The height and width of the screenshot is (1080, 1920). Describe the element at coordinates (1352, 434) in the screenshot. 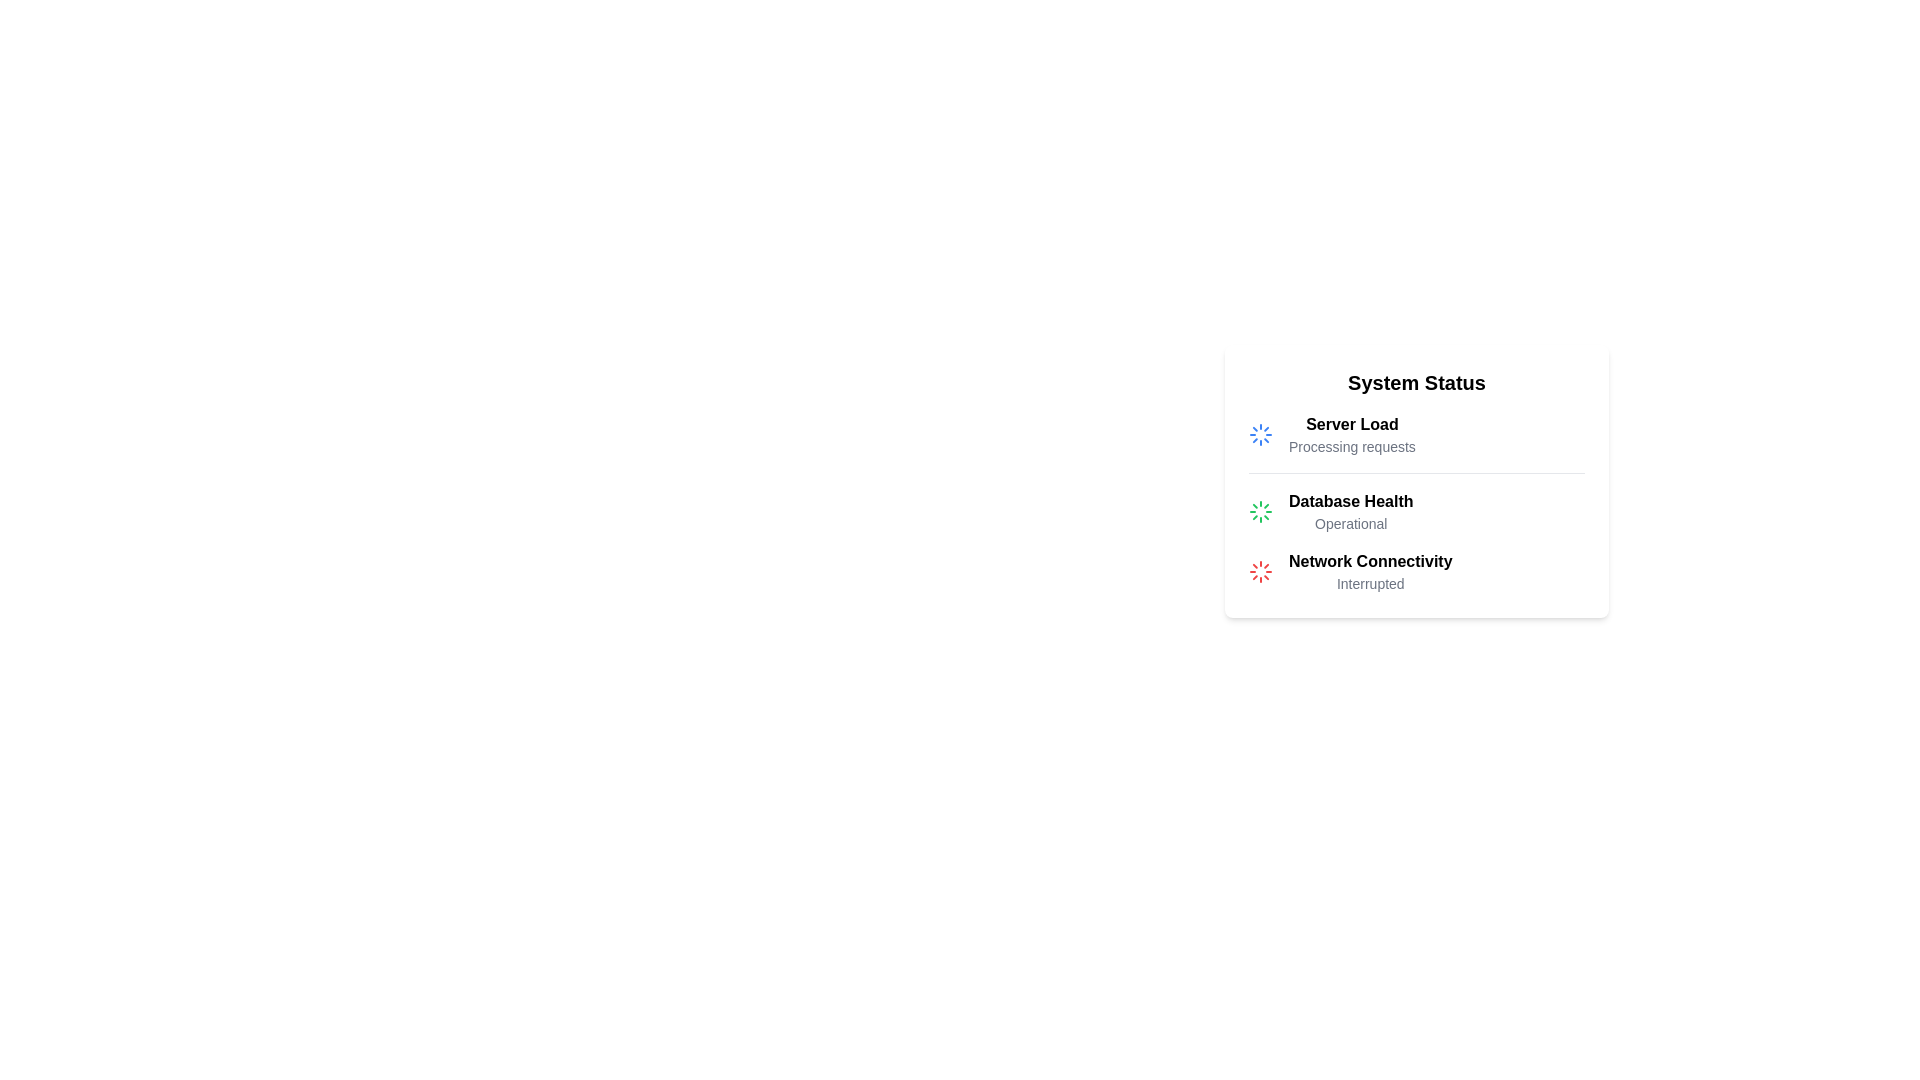

I see `information displayed in the 'Server Load' text display element, which shows 'Server Load' in bold and 'Processing requests' in a smaller gray font, located under the 'System Status' heading` at that location.